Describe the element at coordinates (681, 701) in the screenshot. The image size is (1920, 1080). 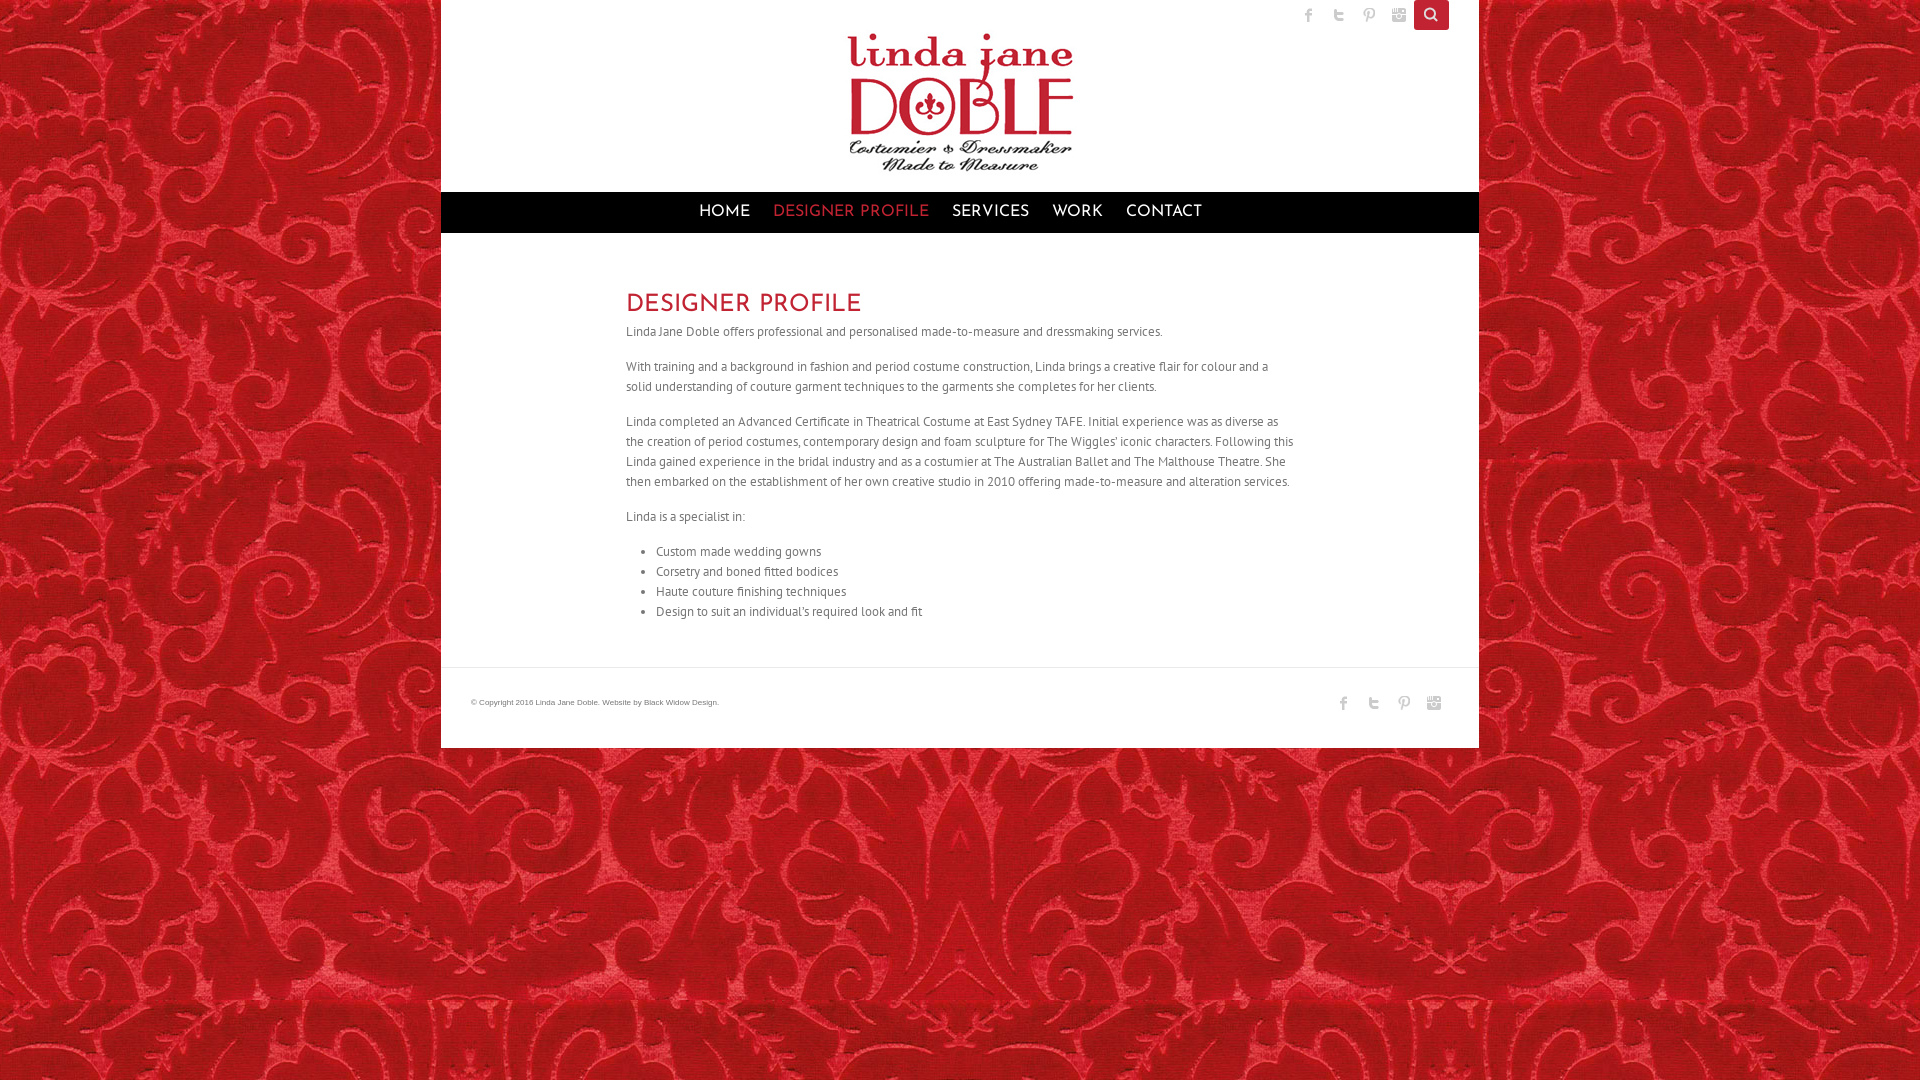
I see `'Black Widow Design.'` at that location.